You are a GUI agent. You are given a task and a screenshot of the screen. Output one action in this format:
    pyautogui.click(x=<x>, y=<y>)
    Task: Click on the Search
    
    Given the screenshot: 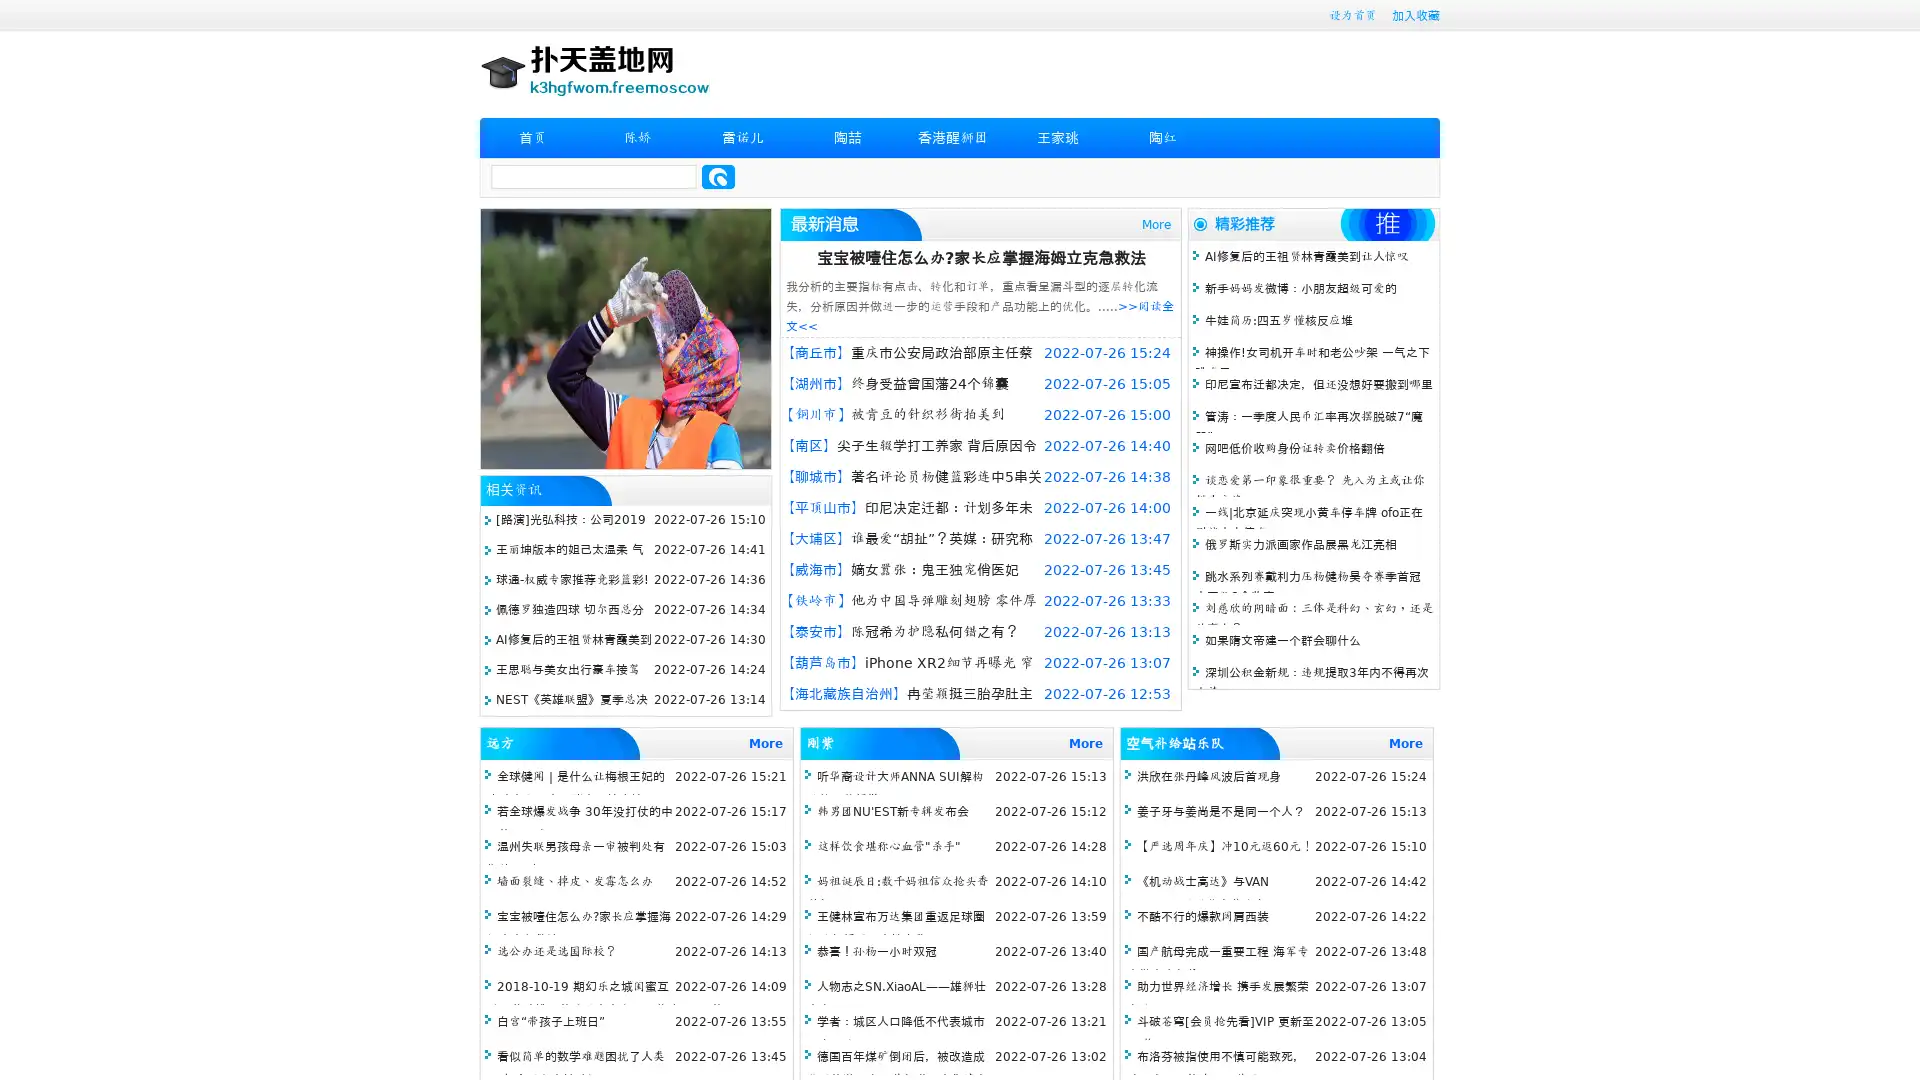 What is the action you would take?
    pyautogui.click(x=718, y=176)
    